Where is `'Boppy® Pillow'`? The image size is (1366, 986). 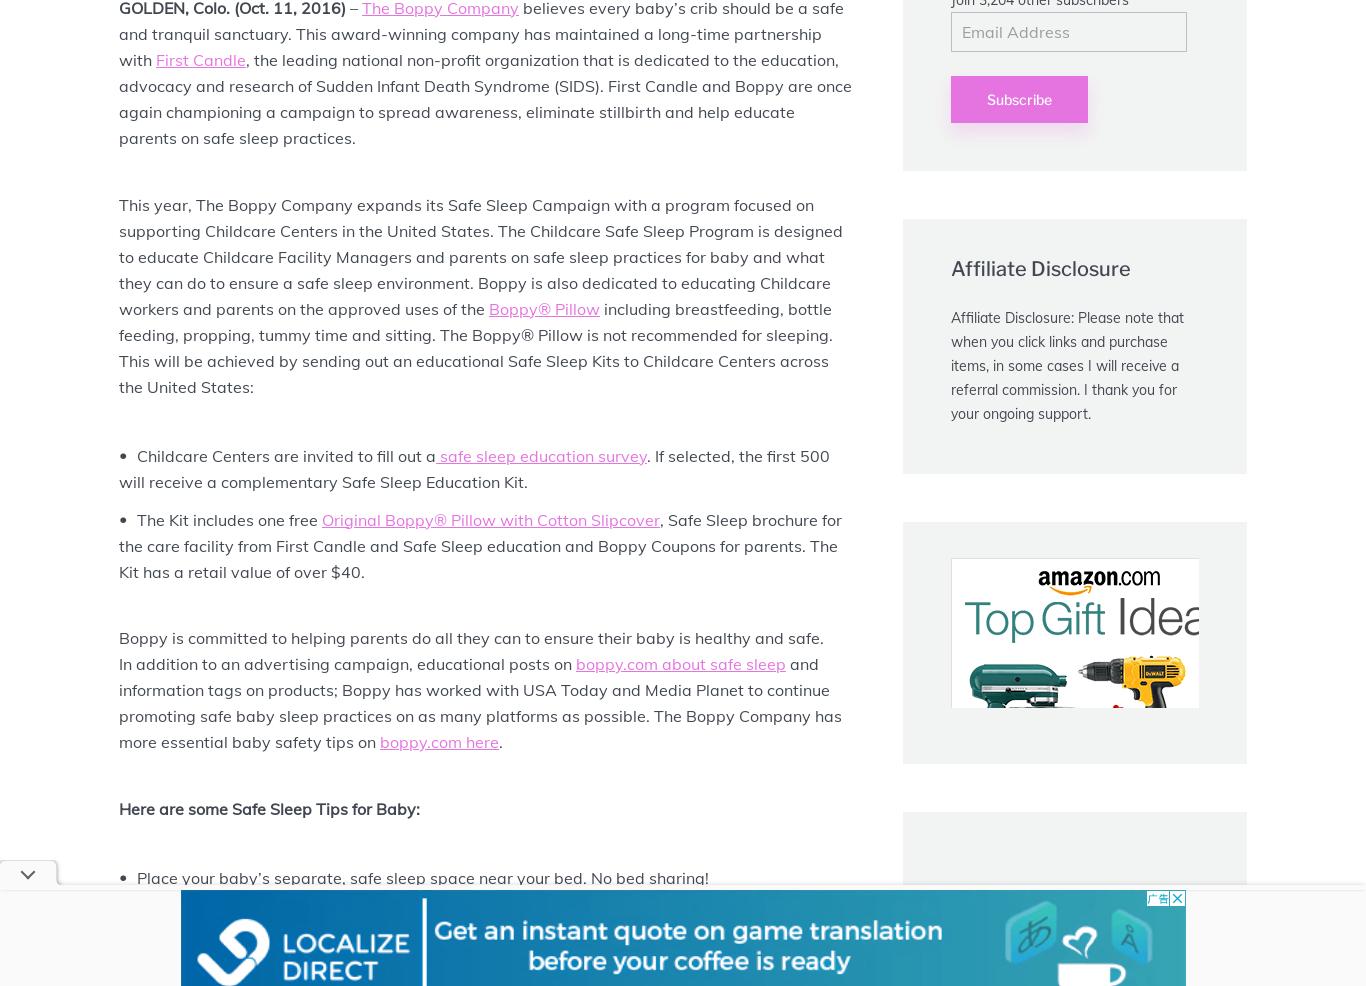
'Boppy® Pillow' is located at coordinates (489, 308).